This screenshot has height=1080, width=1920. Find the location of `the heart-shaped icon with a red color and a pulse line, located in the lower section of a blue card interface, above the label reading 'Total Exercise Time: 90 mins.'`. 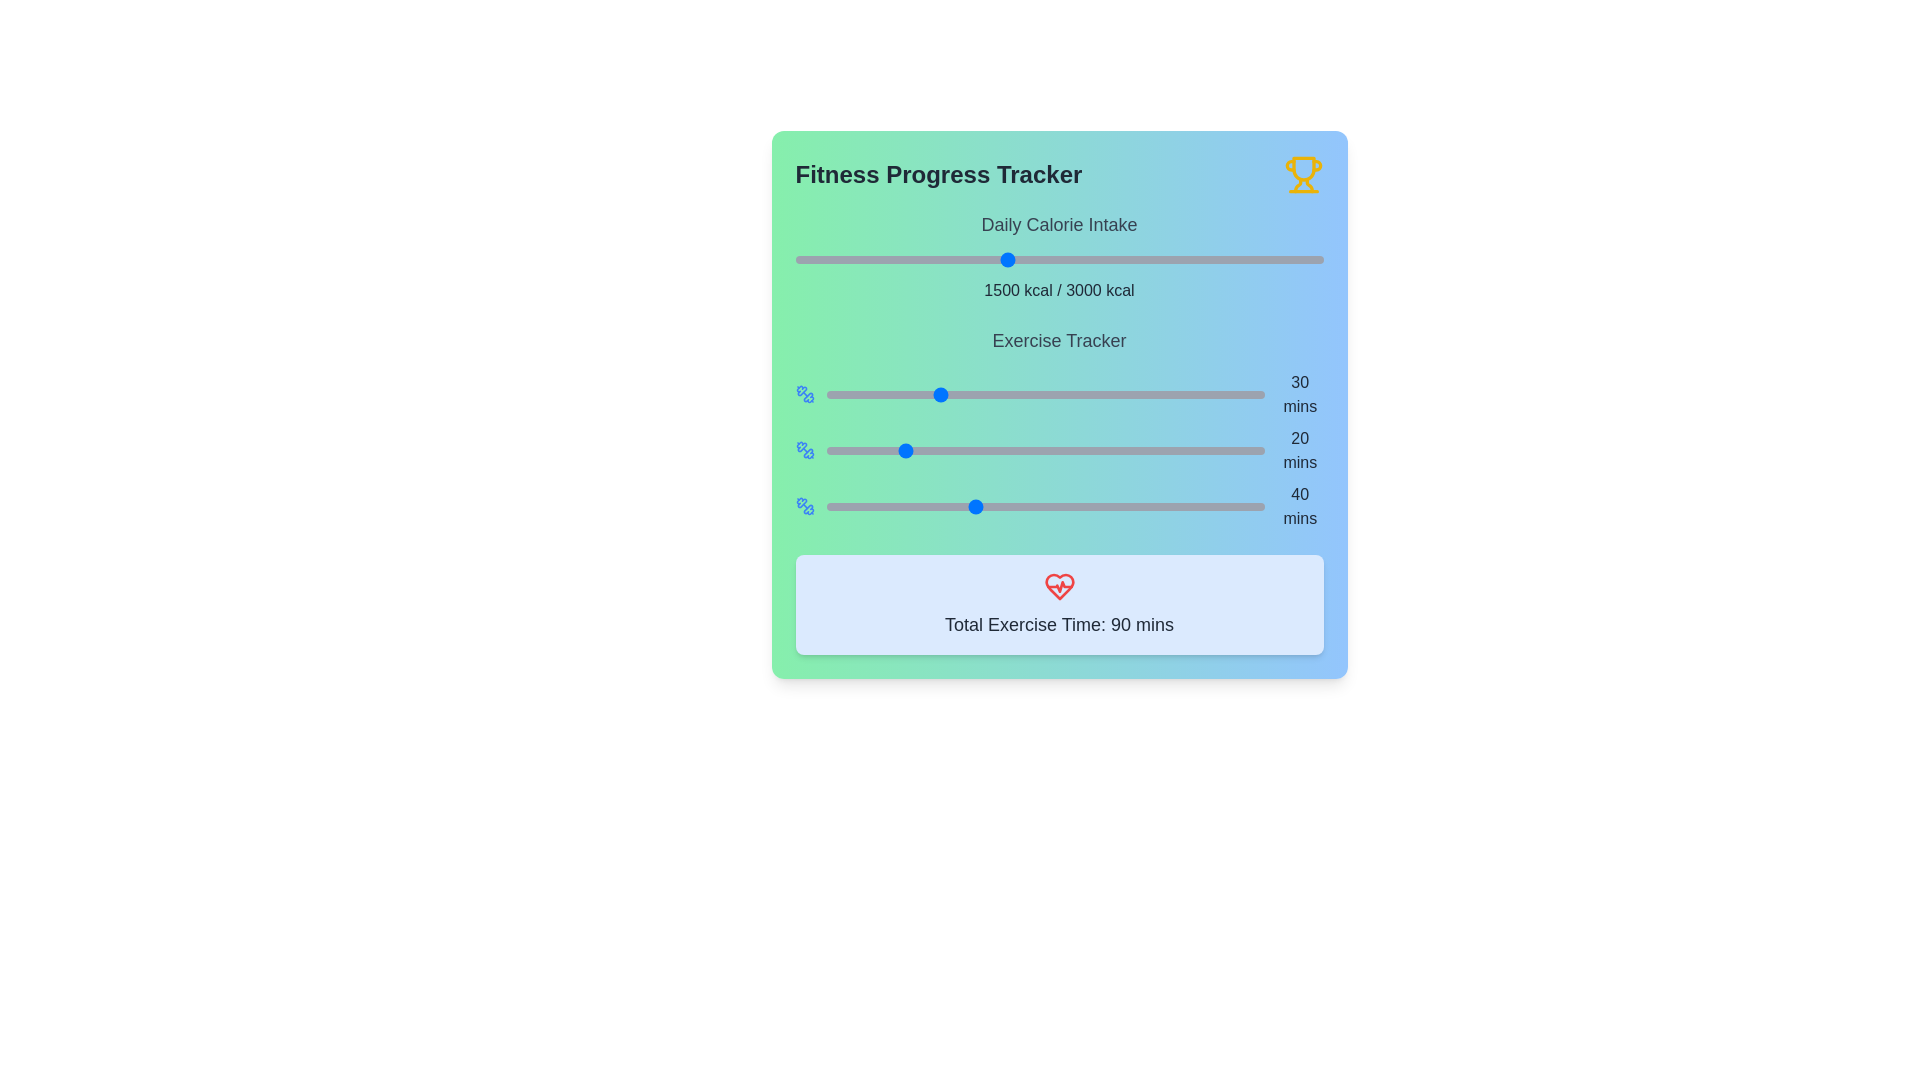

the heart-shaped icon with a red color and a pulse line, located in the lower section of a blue card interface, above the label reading 'Total Exercise Time: 90 mins.' is located at coordinates (1058, 585).